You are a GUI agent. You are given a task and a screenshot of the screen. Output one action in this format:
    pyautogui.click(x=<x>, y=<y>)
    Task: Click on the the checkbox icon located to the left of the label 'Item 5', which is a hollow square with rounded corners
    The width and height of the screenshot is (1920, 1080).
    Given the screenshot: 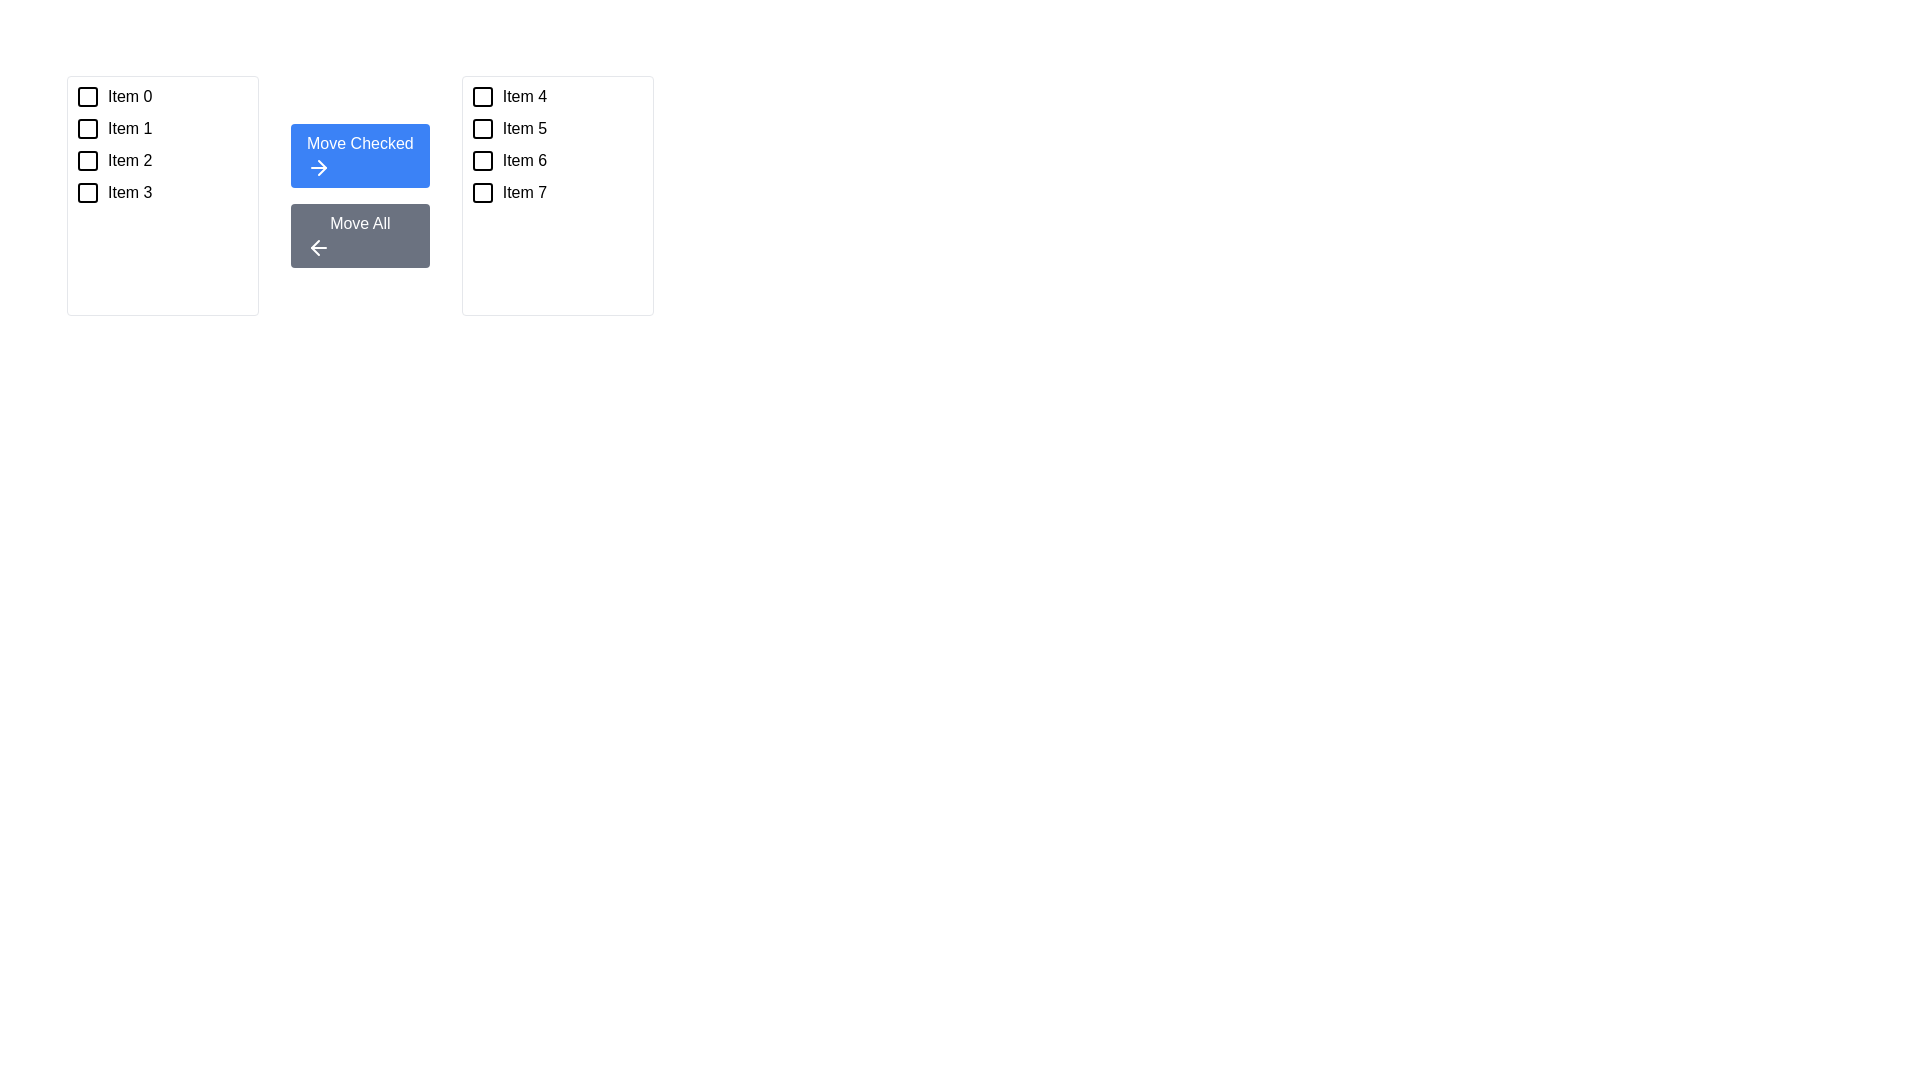 What is the action you would take?
    pyautogui.click(x=482, y=128)
    